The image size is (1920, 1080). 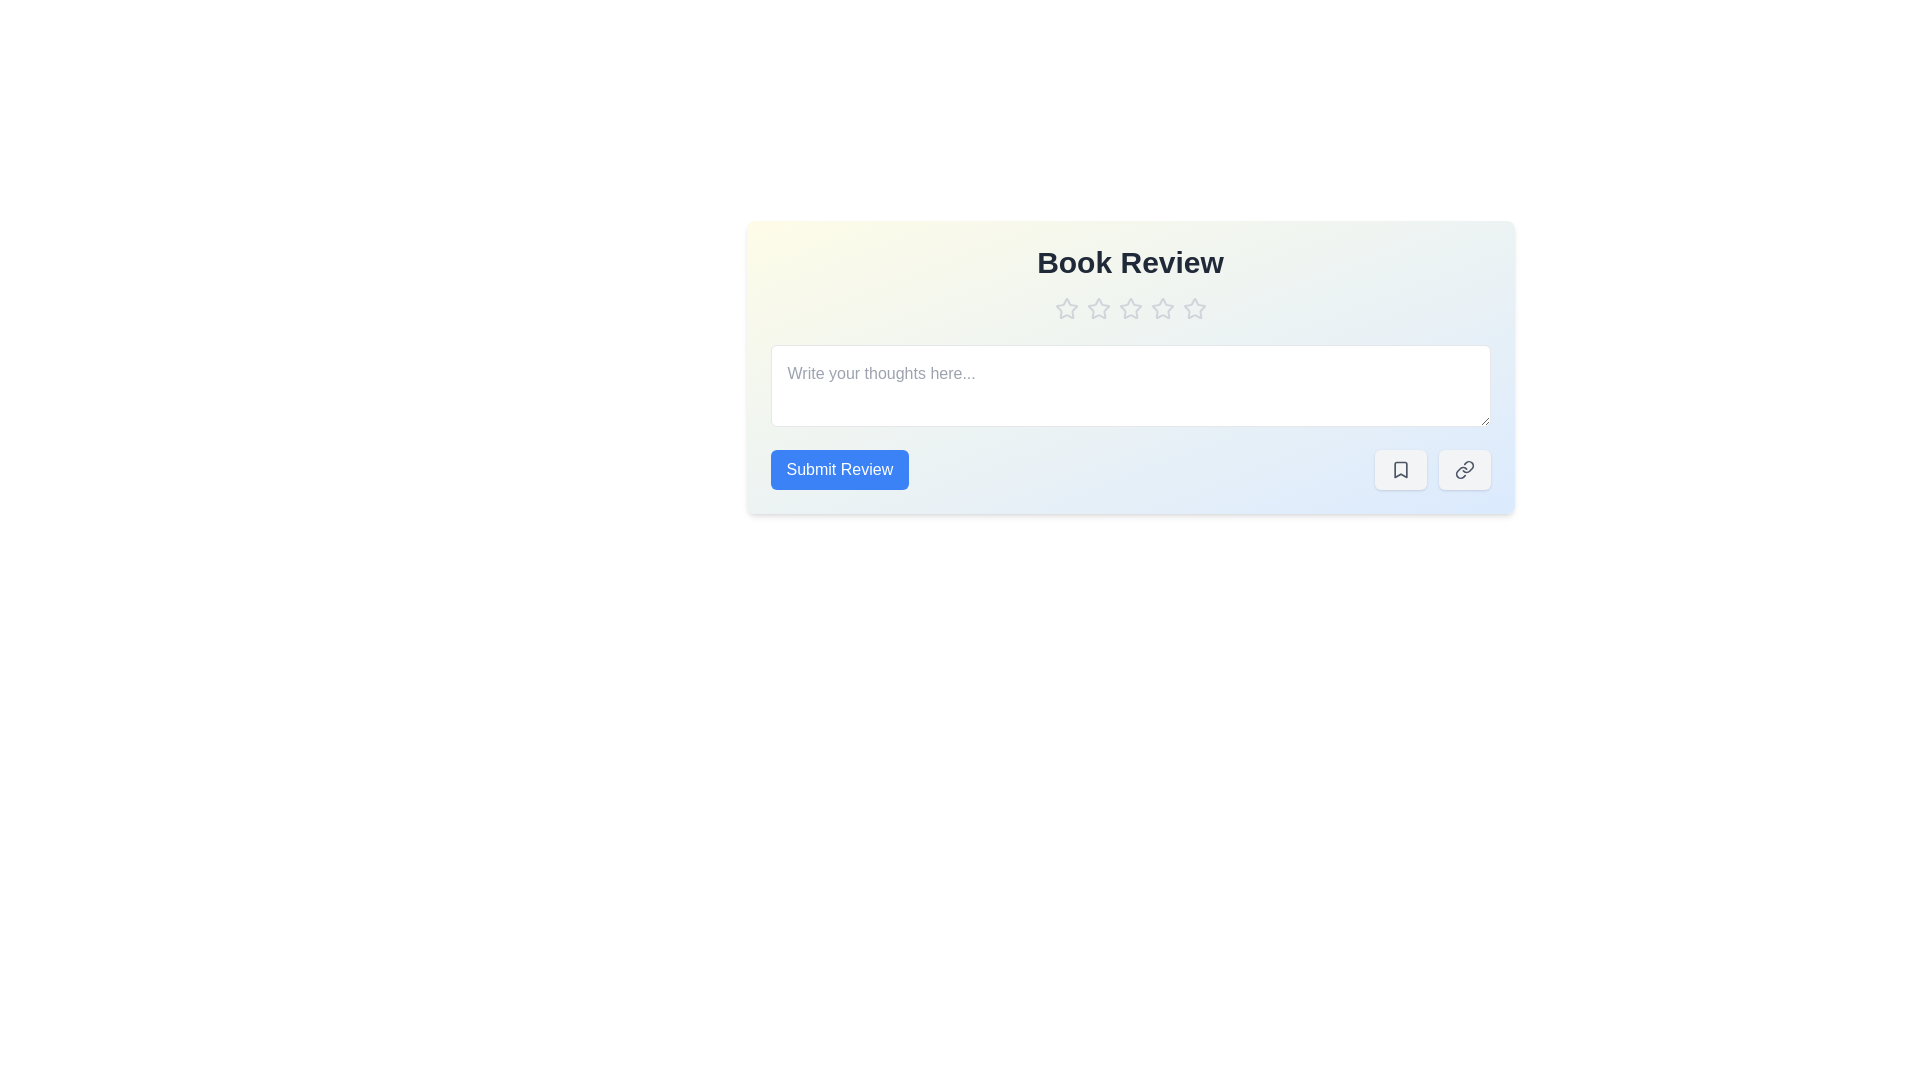 I want to click on the 'Submit Review' button to submit the review, so click(x=839, y=470).